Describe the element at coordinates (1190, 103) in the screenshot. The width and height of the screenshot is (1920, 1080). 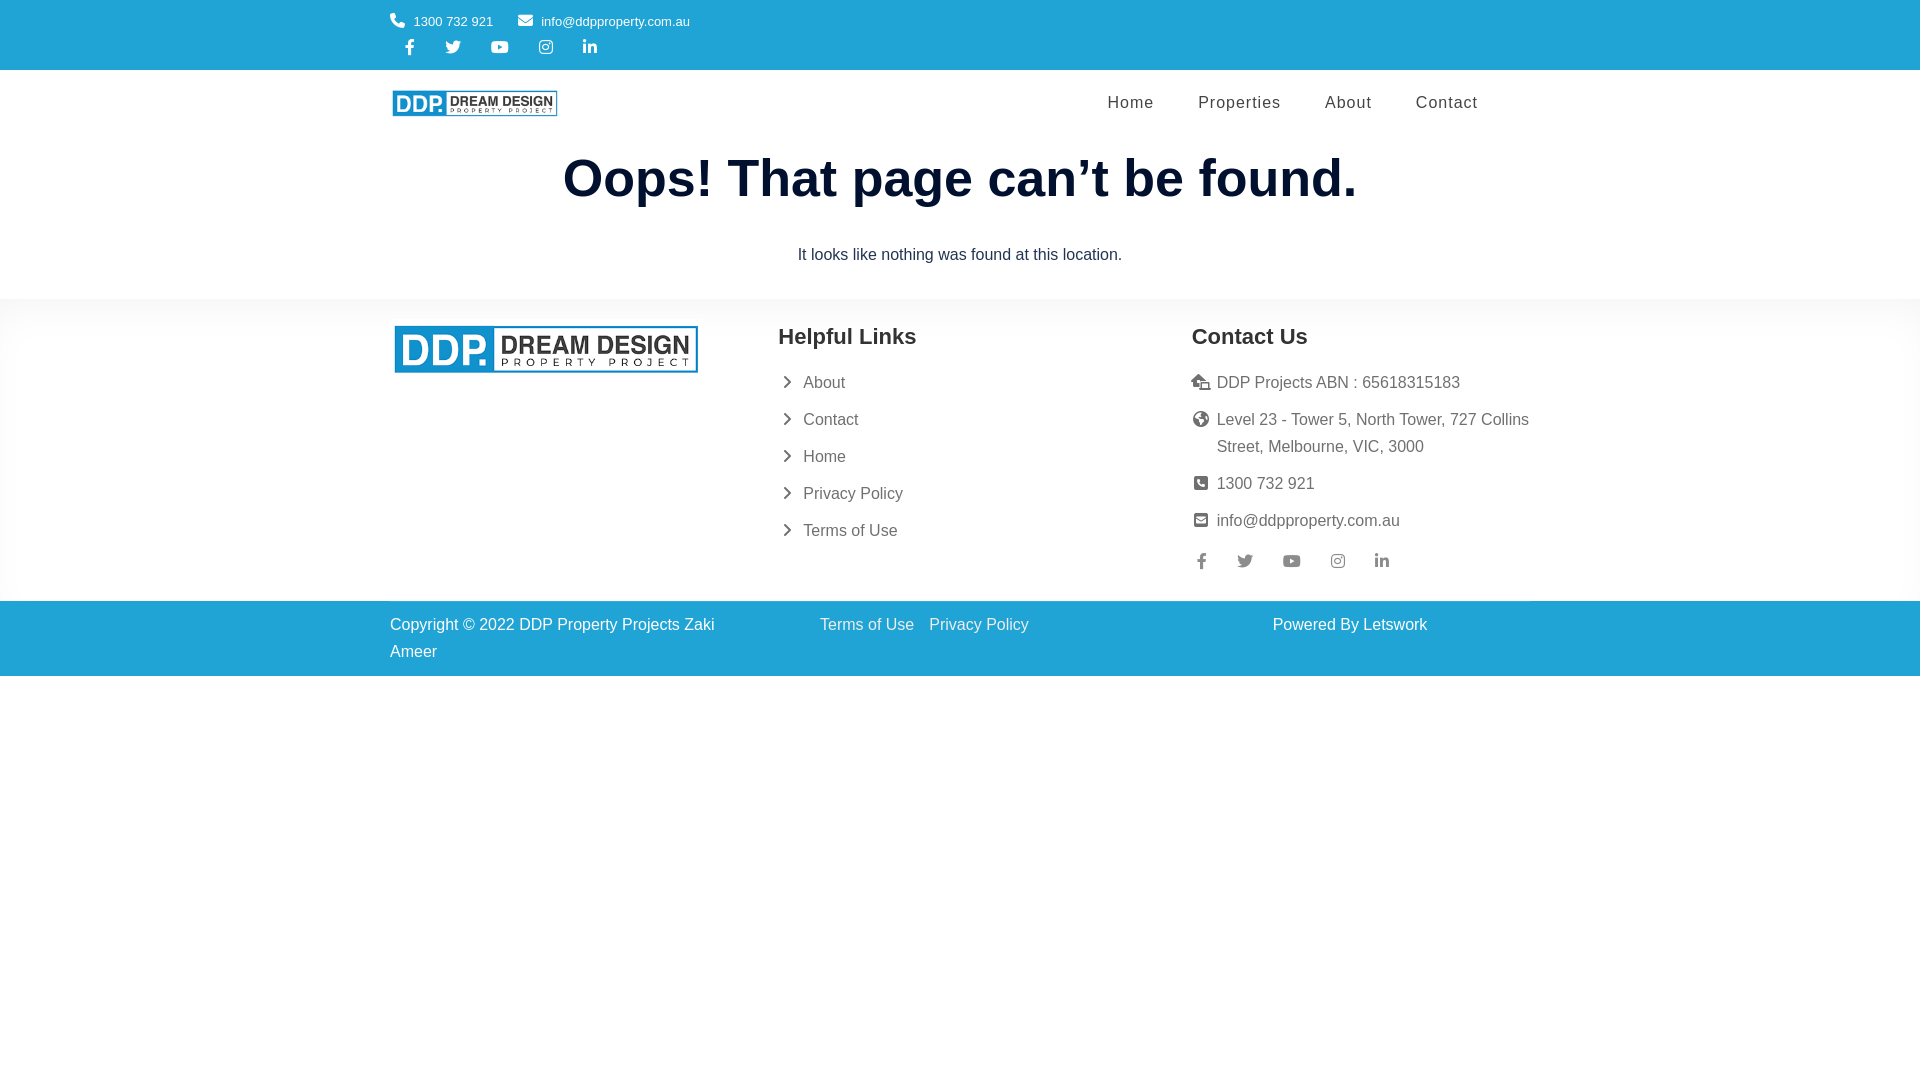
I see `'Properties'` at that location.